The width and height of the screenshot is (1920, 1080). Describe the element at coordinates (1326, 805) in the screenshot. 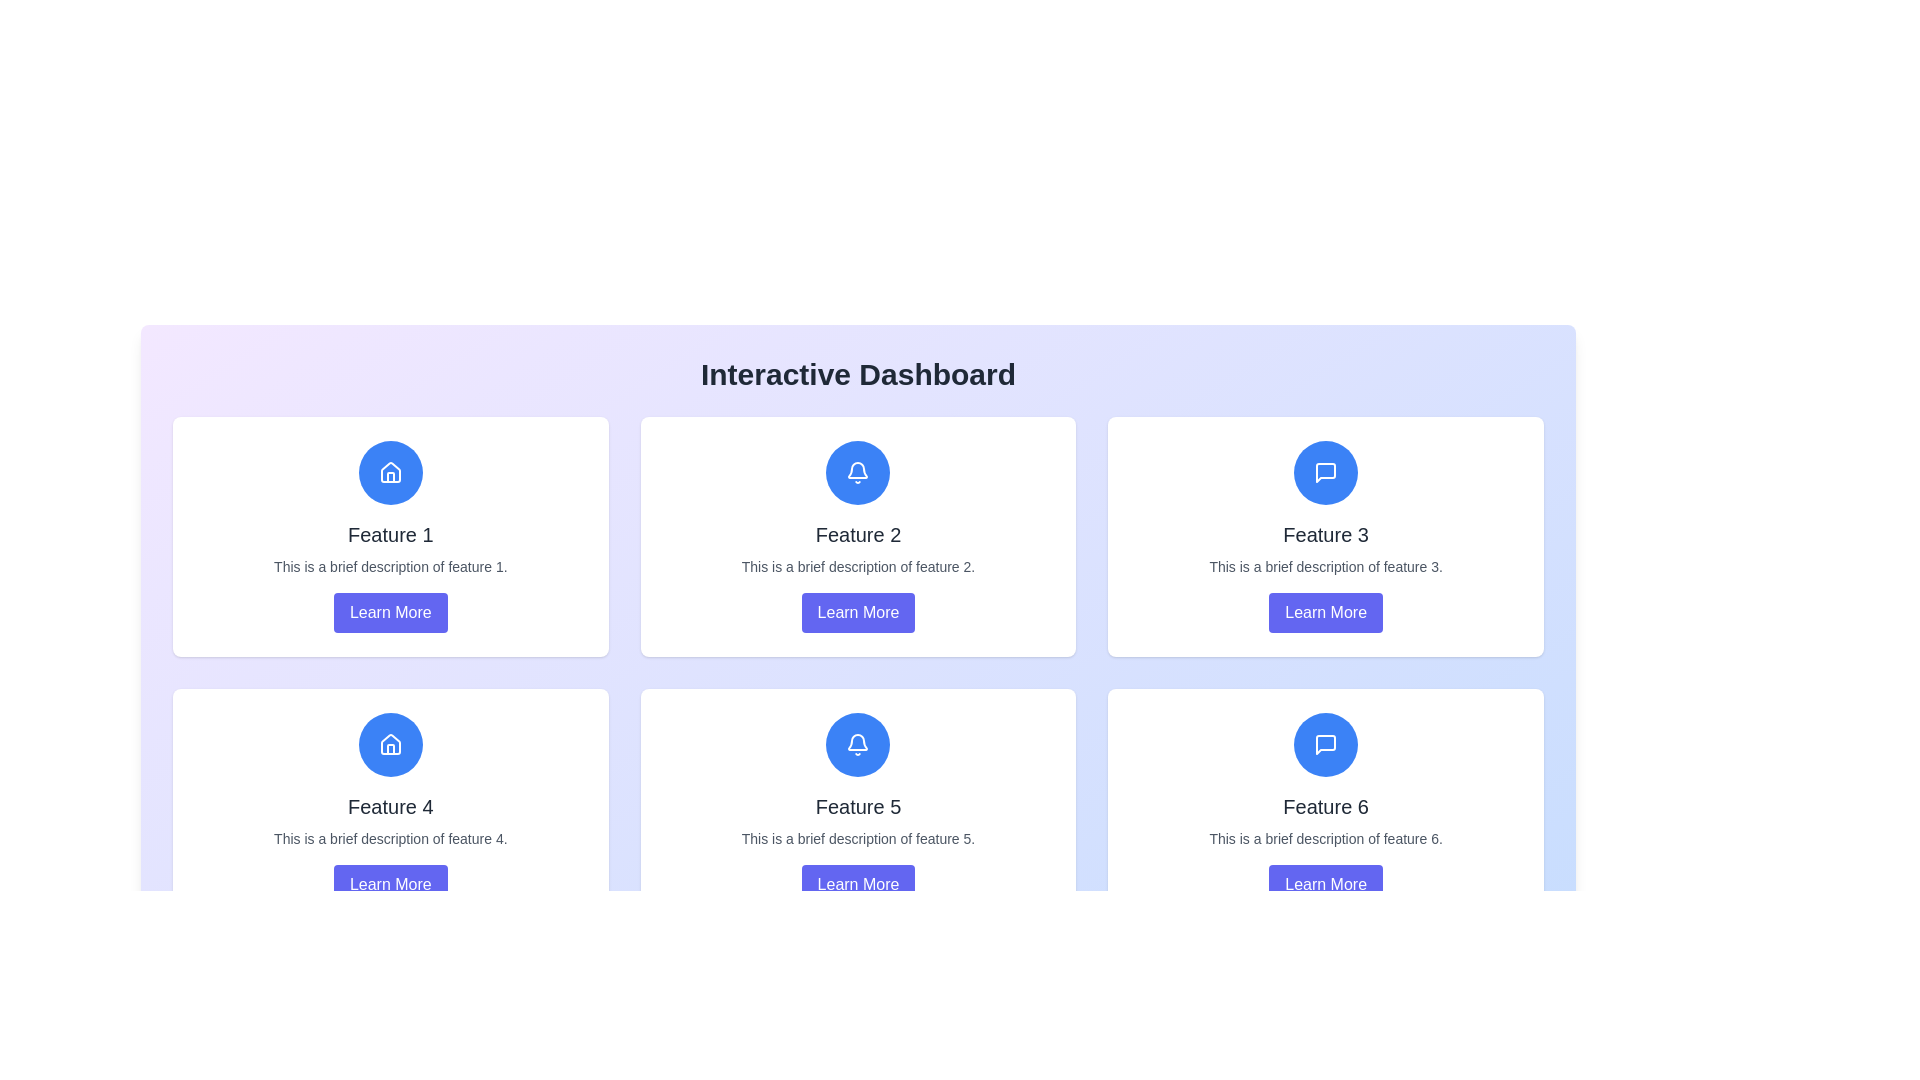

I see `the text label that serves as a title for the feature card located in the bottom-right card of a grid layout` at that location.